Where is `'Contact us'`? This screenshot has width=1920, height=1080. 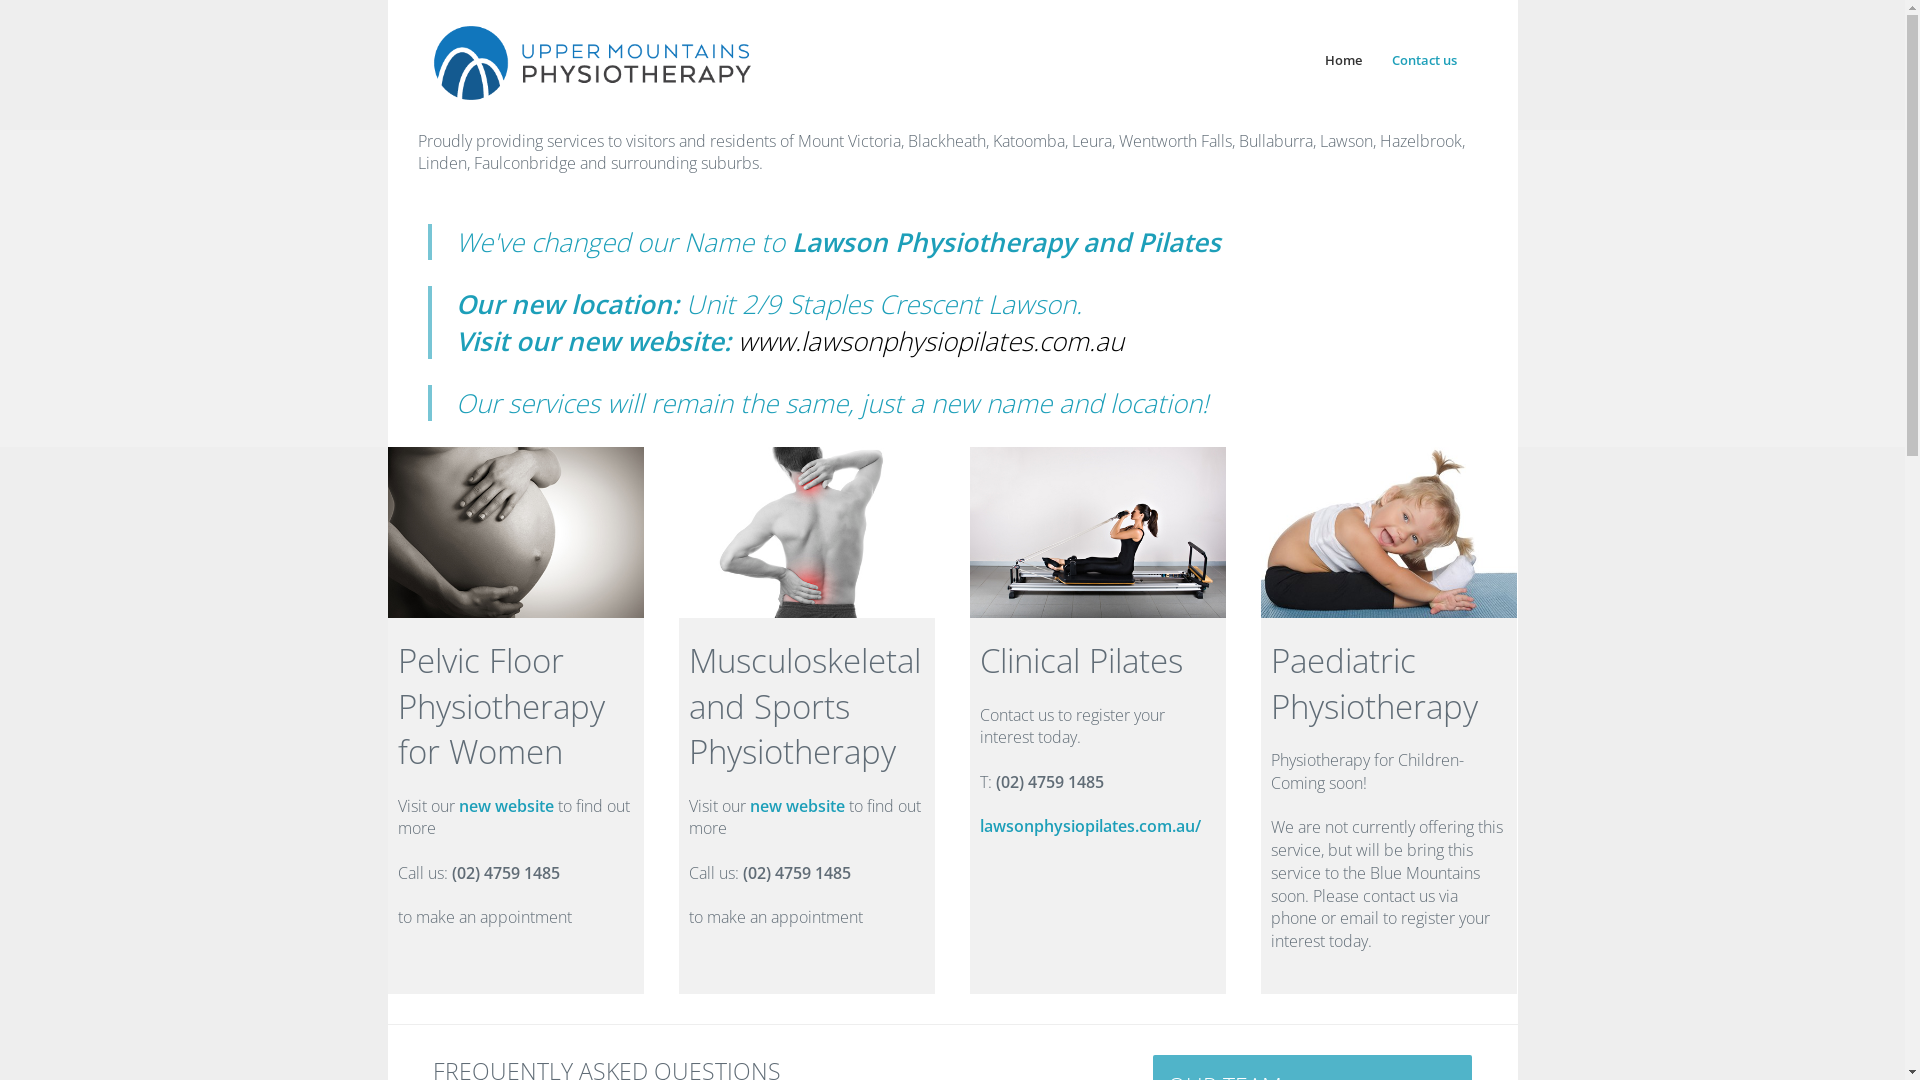 'Contact us' is located at coordinates (1423, 59).